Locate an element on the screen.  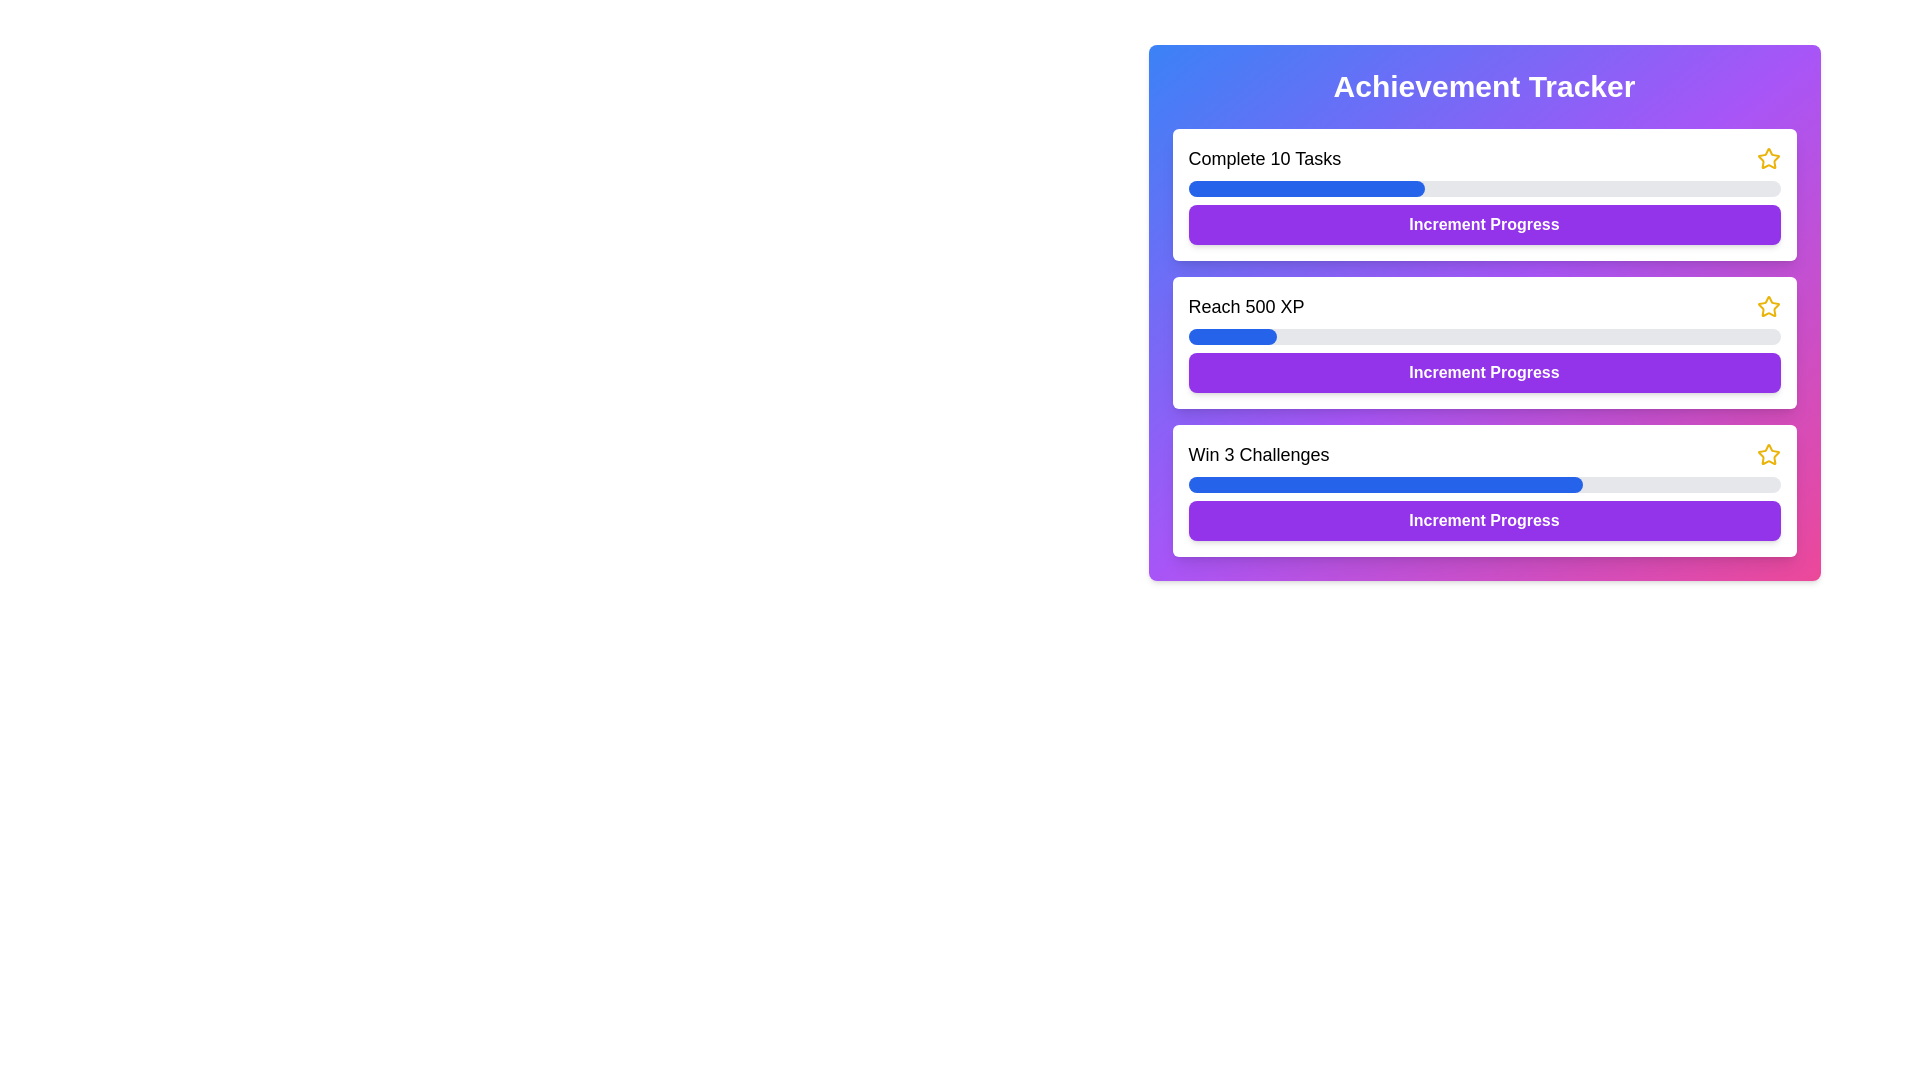
the task card that tracks progress for the challenge 'Win 3 Challenges', which is the third card in a vertical list of three cards is located at coordinates (1484, 490).